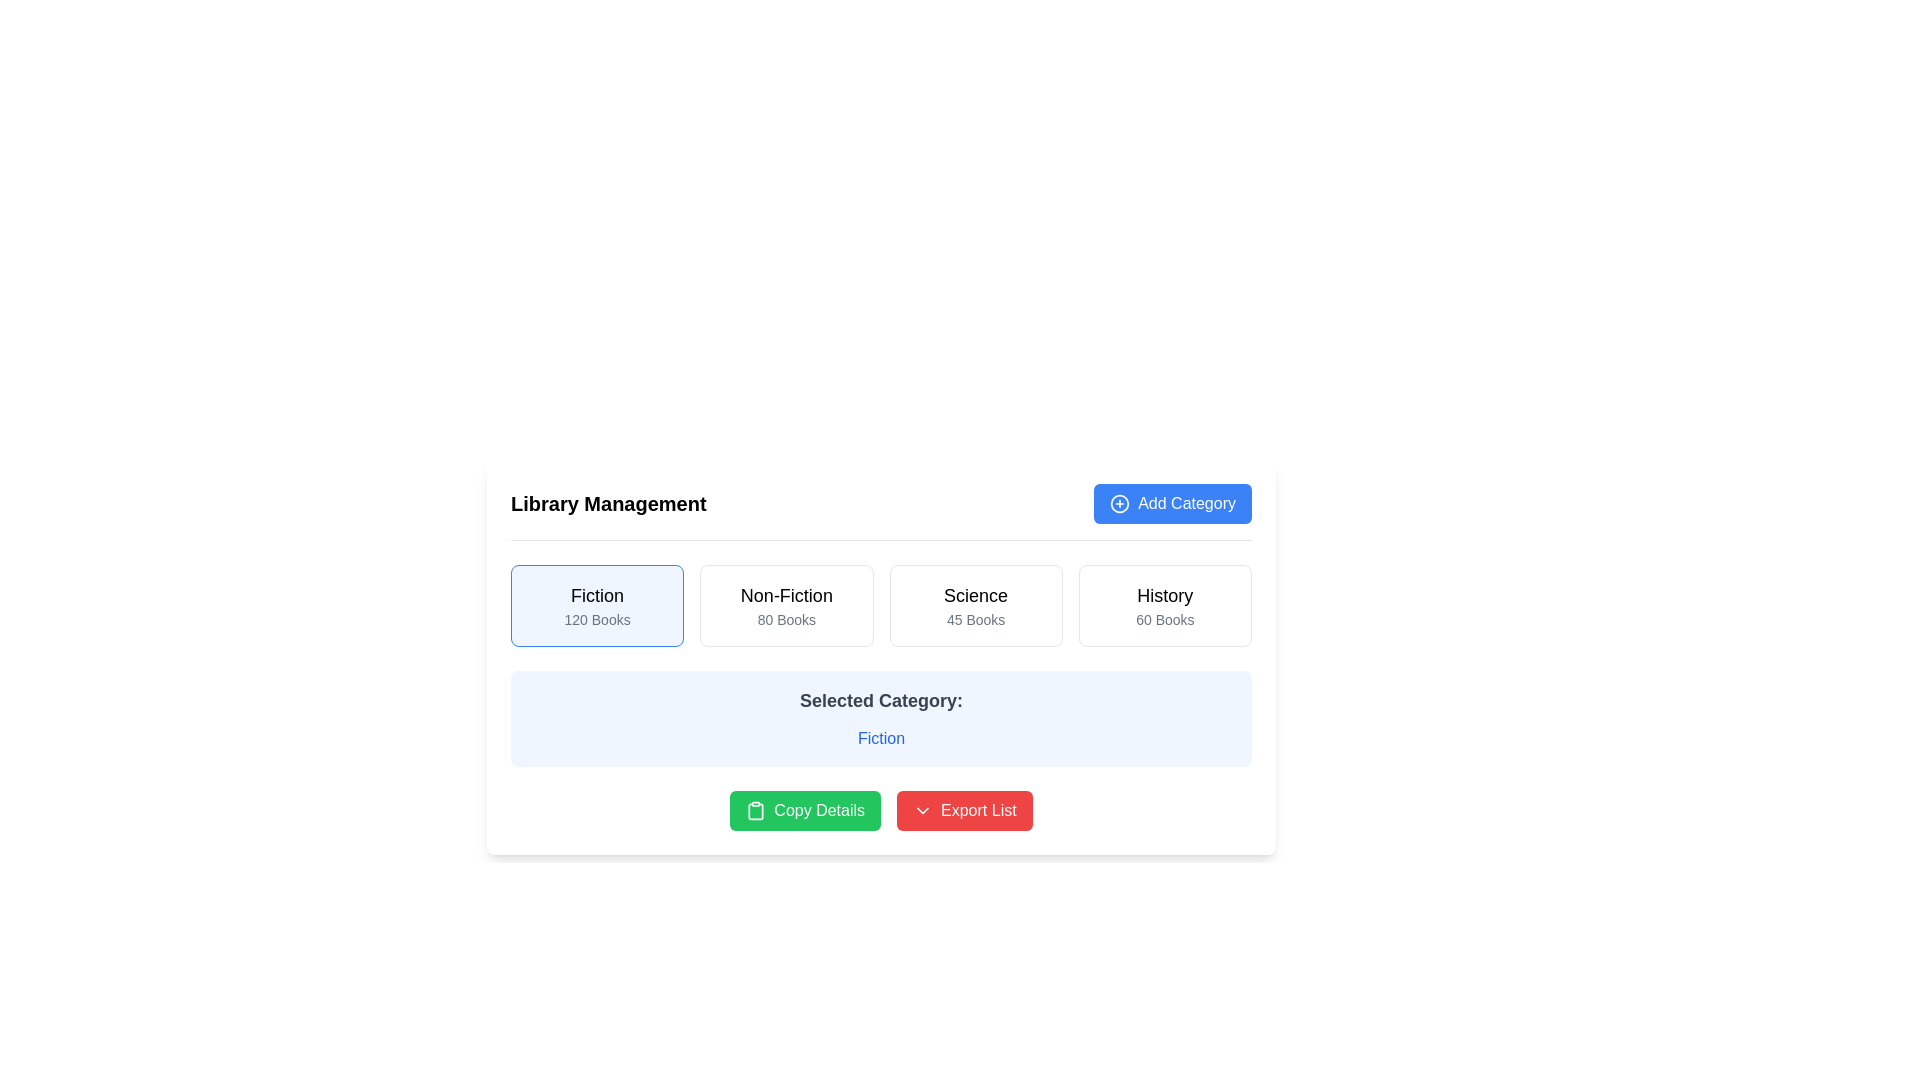  Describe the element at coordinates (755, 810) in the screenshot. I see `the clipboard-shaped icon located to the left of the 'Copy Details' text within the green rounded rectangle button at the bottom-center of the interface` at that location.